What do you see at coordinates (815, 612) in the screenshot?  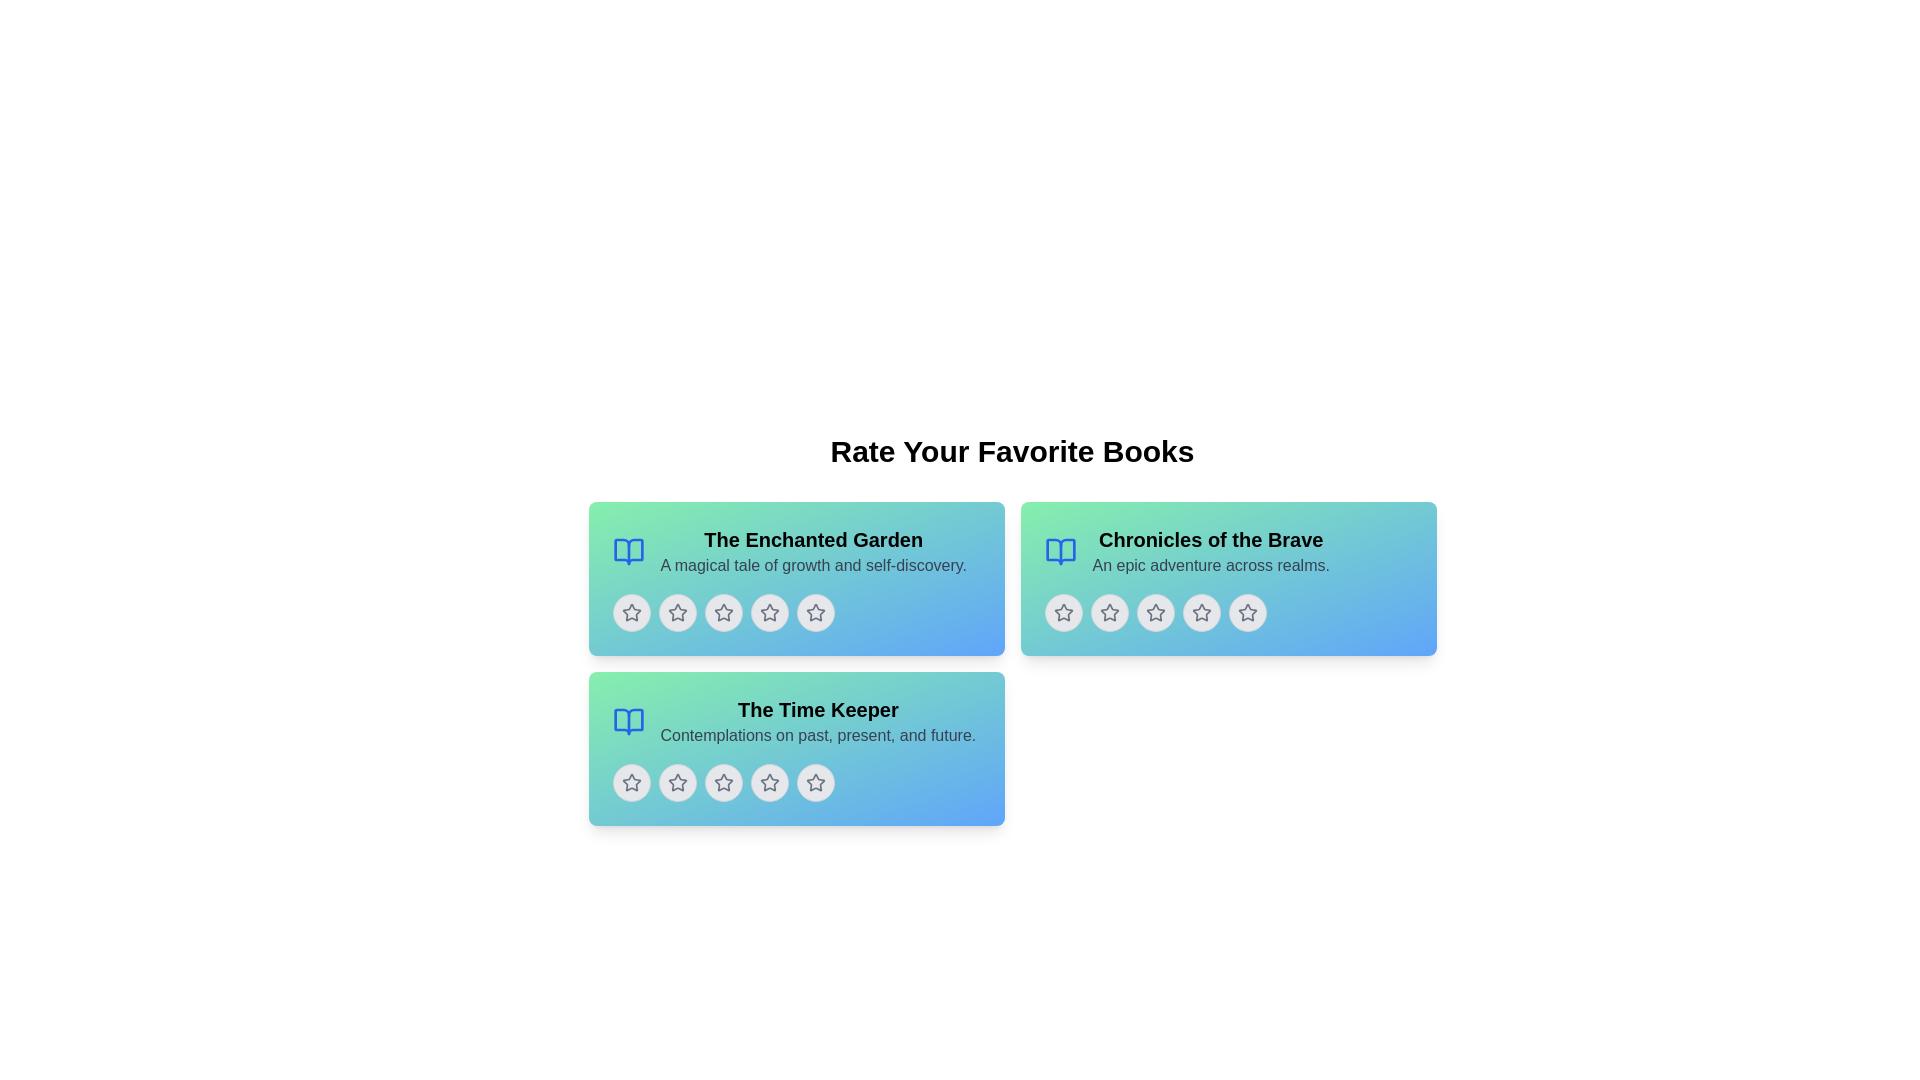 I see `the fourth star icon in the star rating widget beneath the title 'The Enchanted Garden'` at bounding box center [815, 612].